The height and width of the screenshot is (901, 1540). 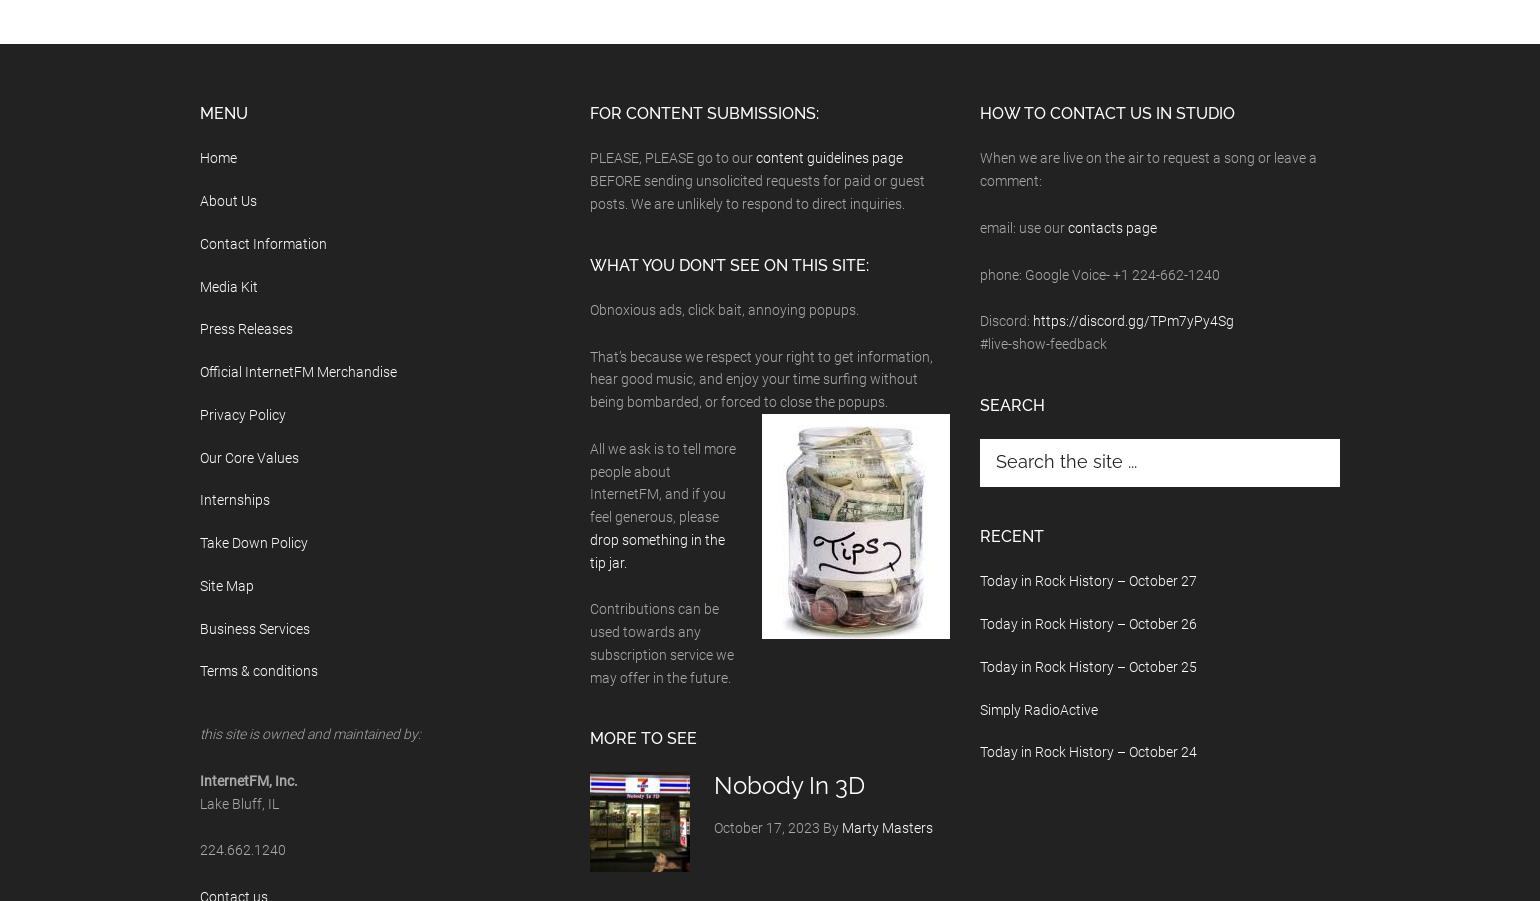 What do you see at coordinates (259, 670) in the screenshot?
I see `'Terms & conditions'` at bounding box center [259, 670].